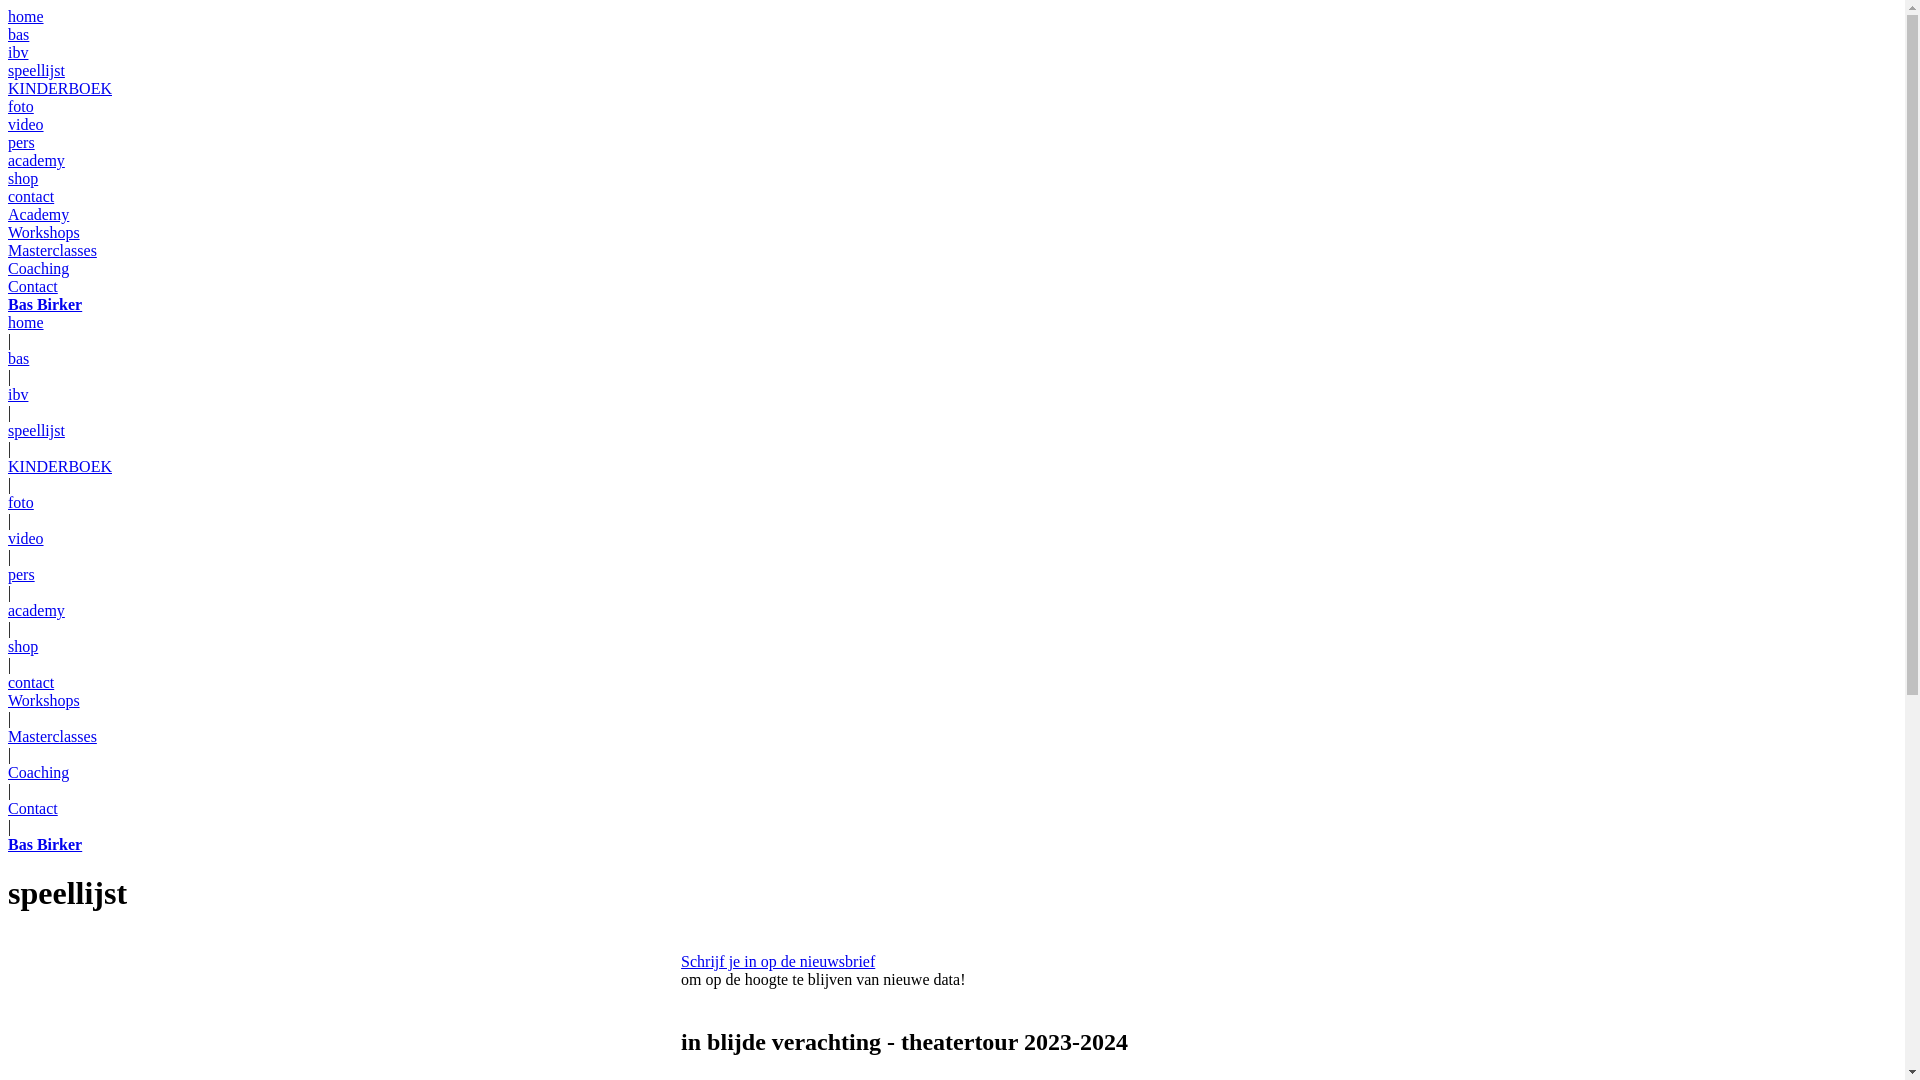 This screenshot has width=1920, height=1080. Describe the element at coordinates (8, 771) in the screenshot. I see `'Coaching'` at that location.